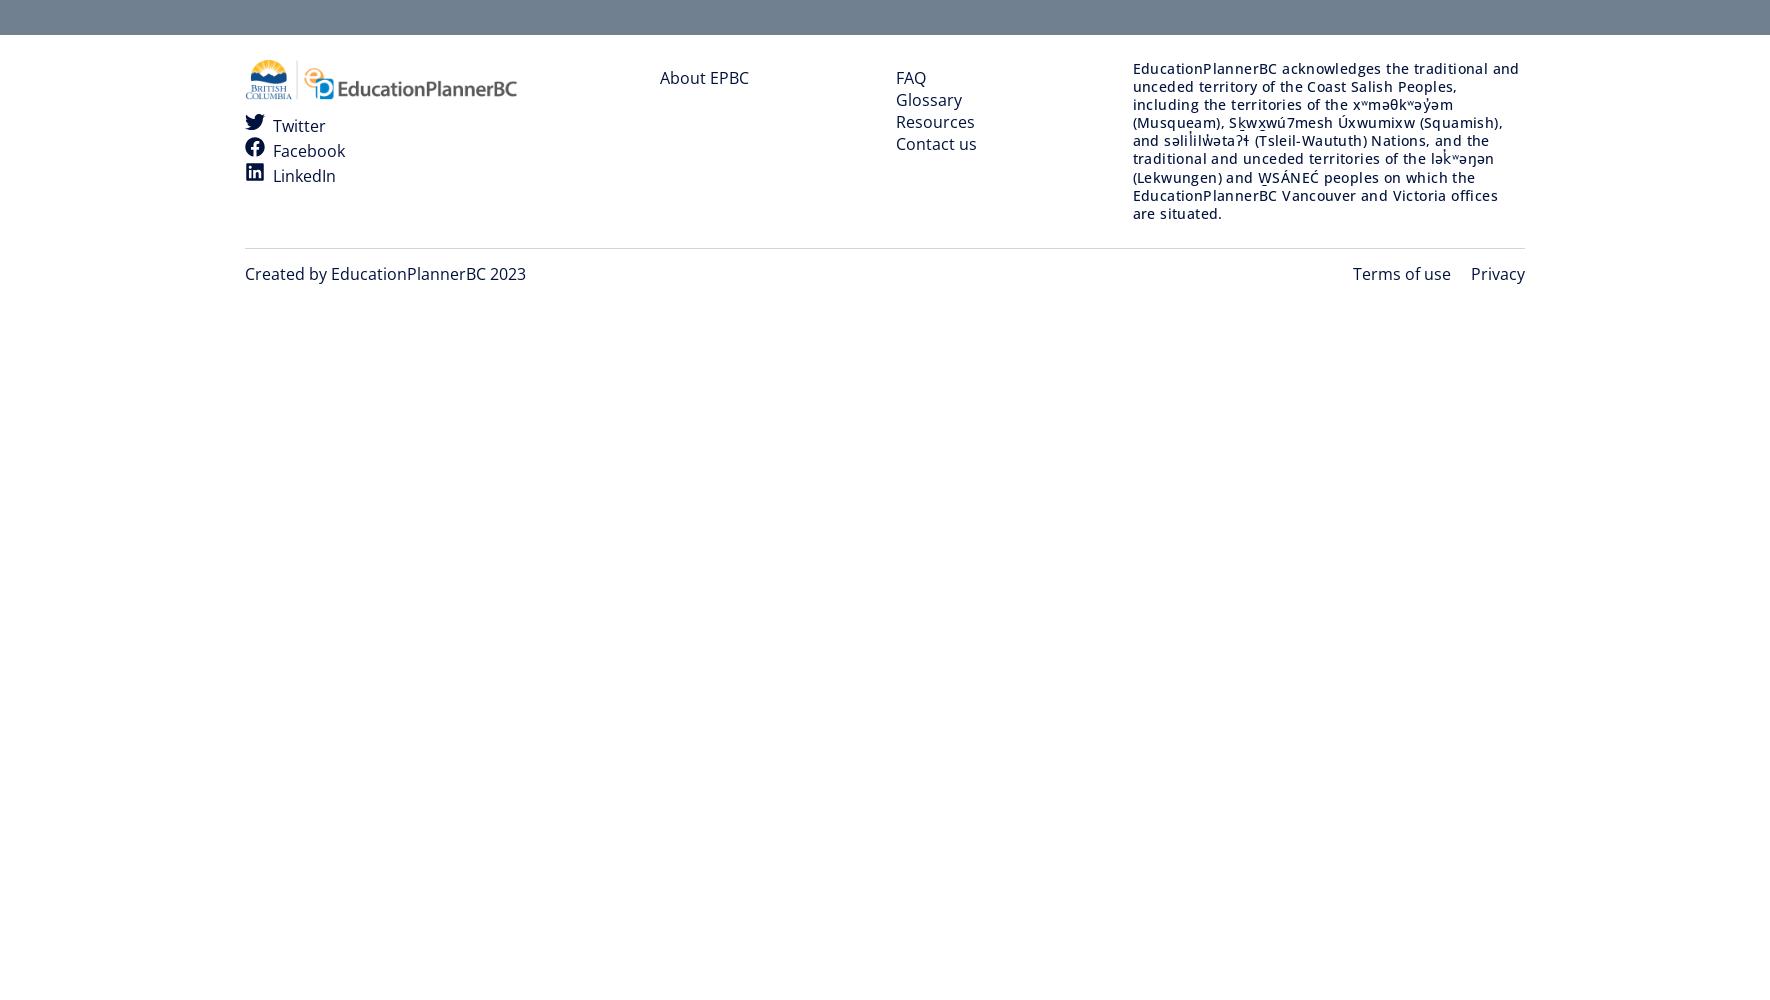 This screenshot has height=1000, width=1770. What do you see at coordinates (303, 175) in the screenshot?
I see `'LinkedIn'` at bounding box center [303, 175].